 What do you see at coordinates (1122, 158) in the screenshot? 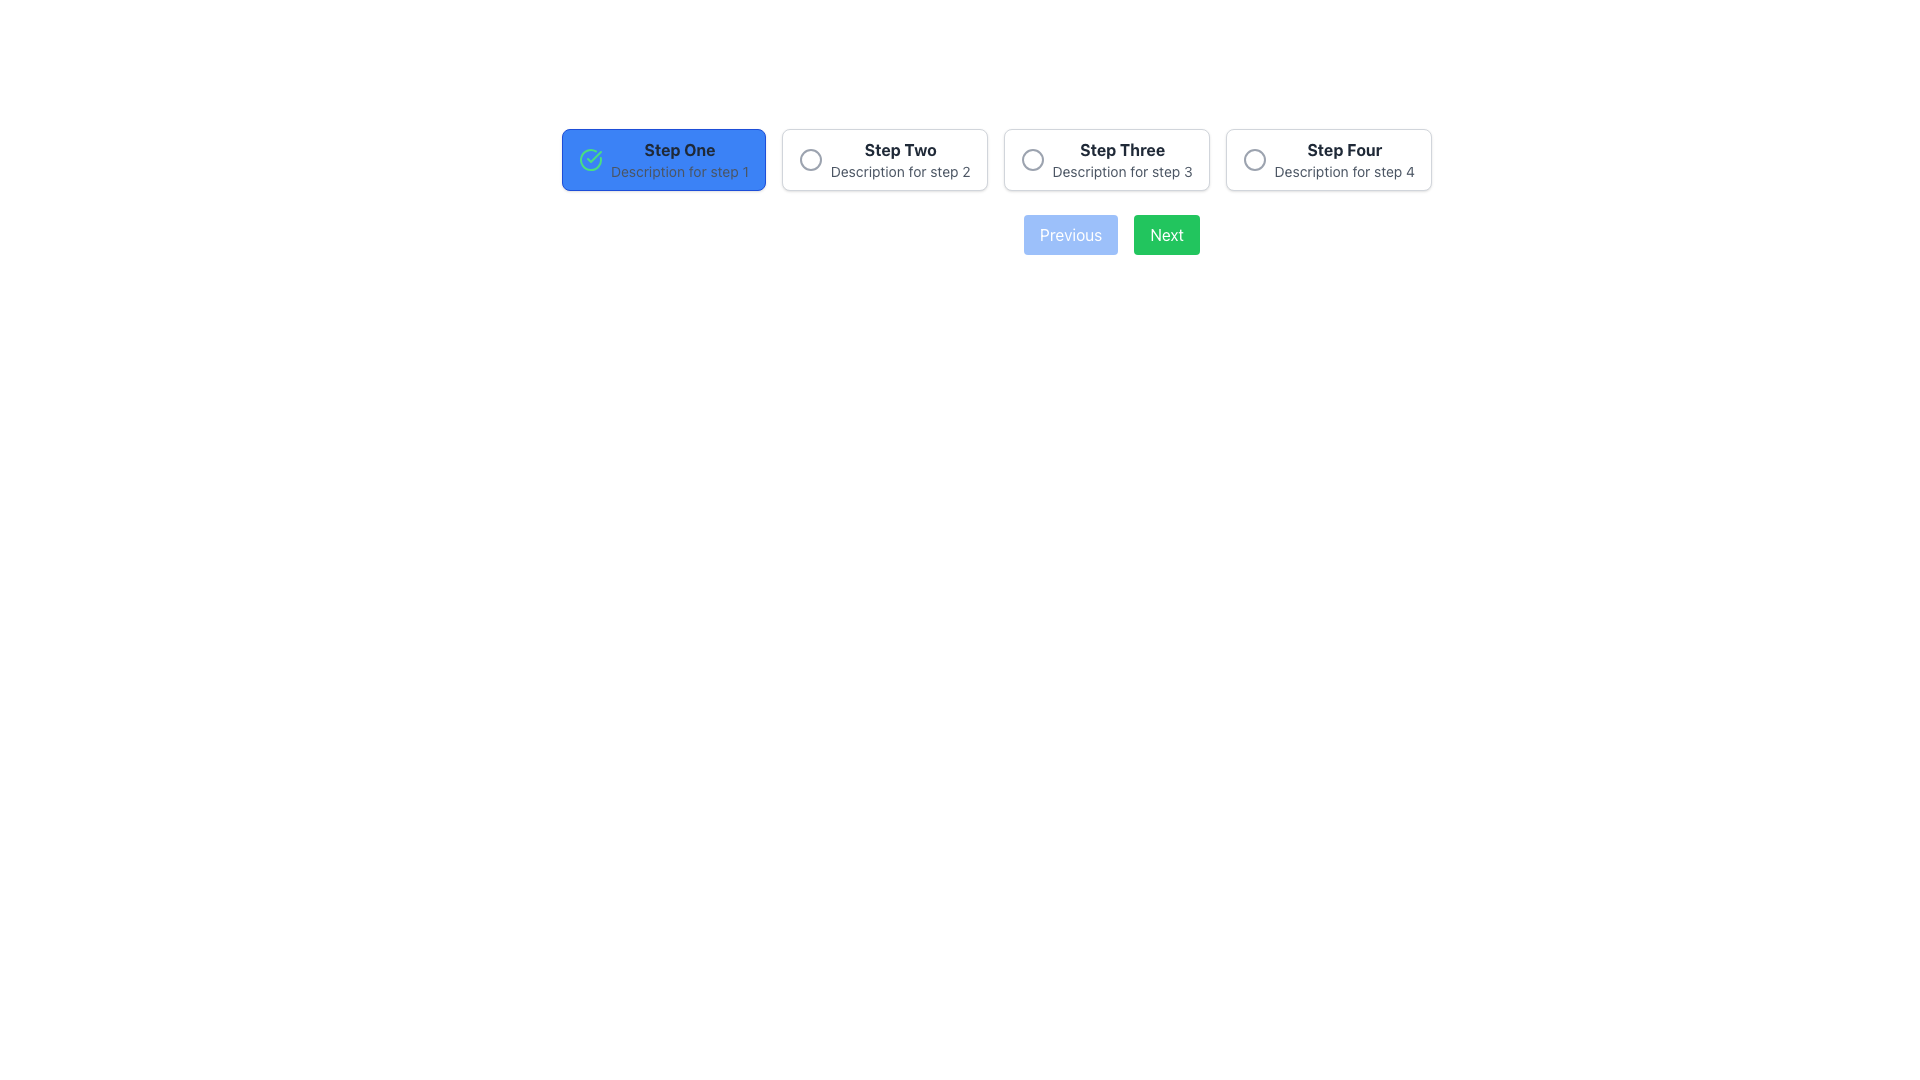
I see `the third step indicator in the multi-step process navigation for keyboard navigation` at bounding box center [1122, 158].